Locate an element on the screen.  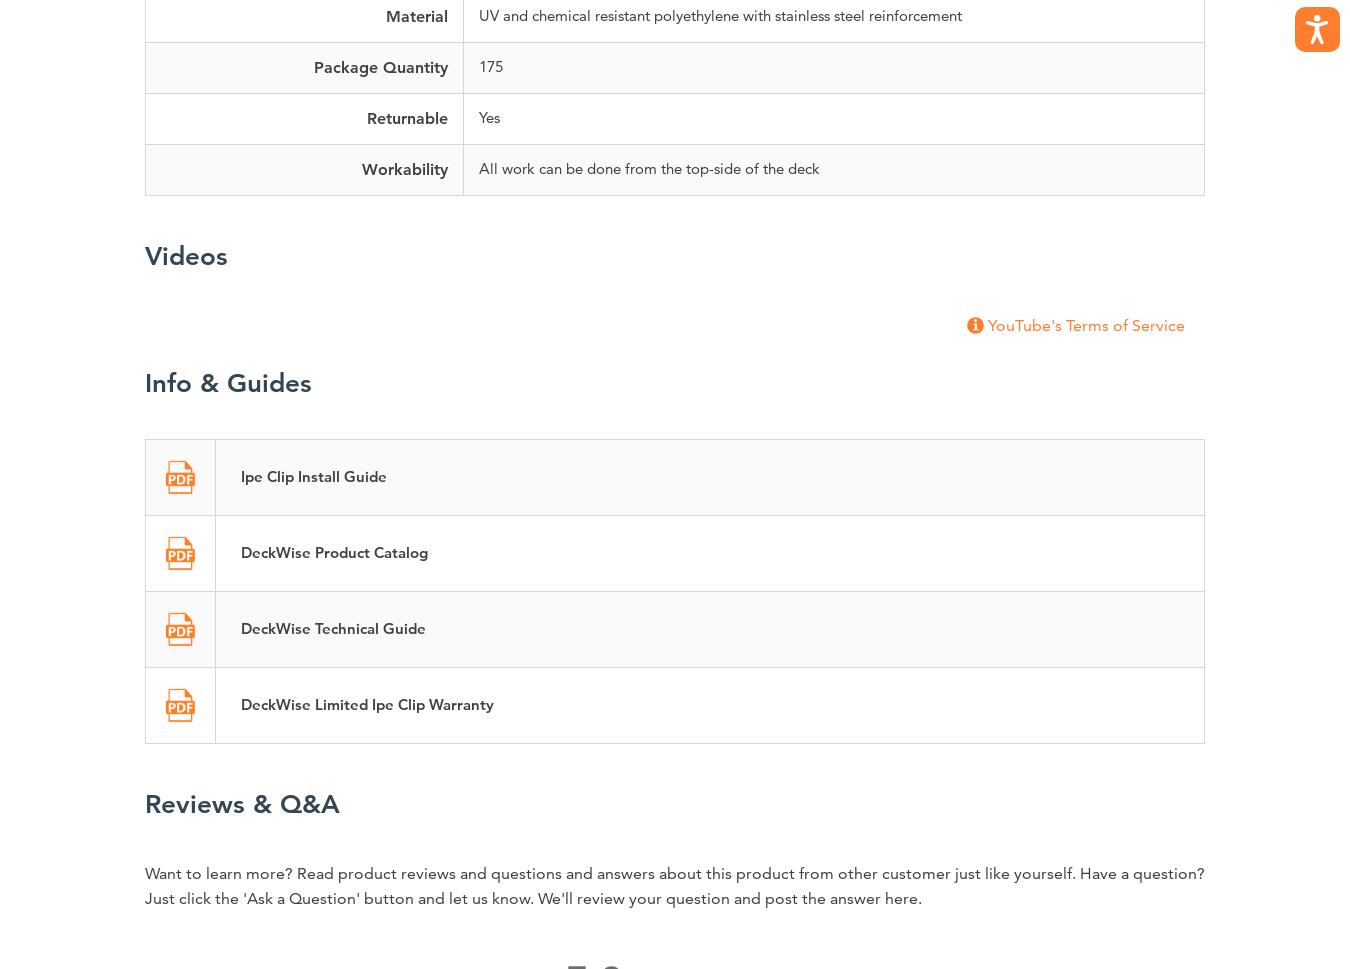
'Reviews & Q&A' is located at coordinates (241, 804).